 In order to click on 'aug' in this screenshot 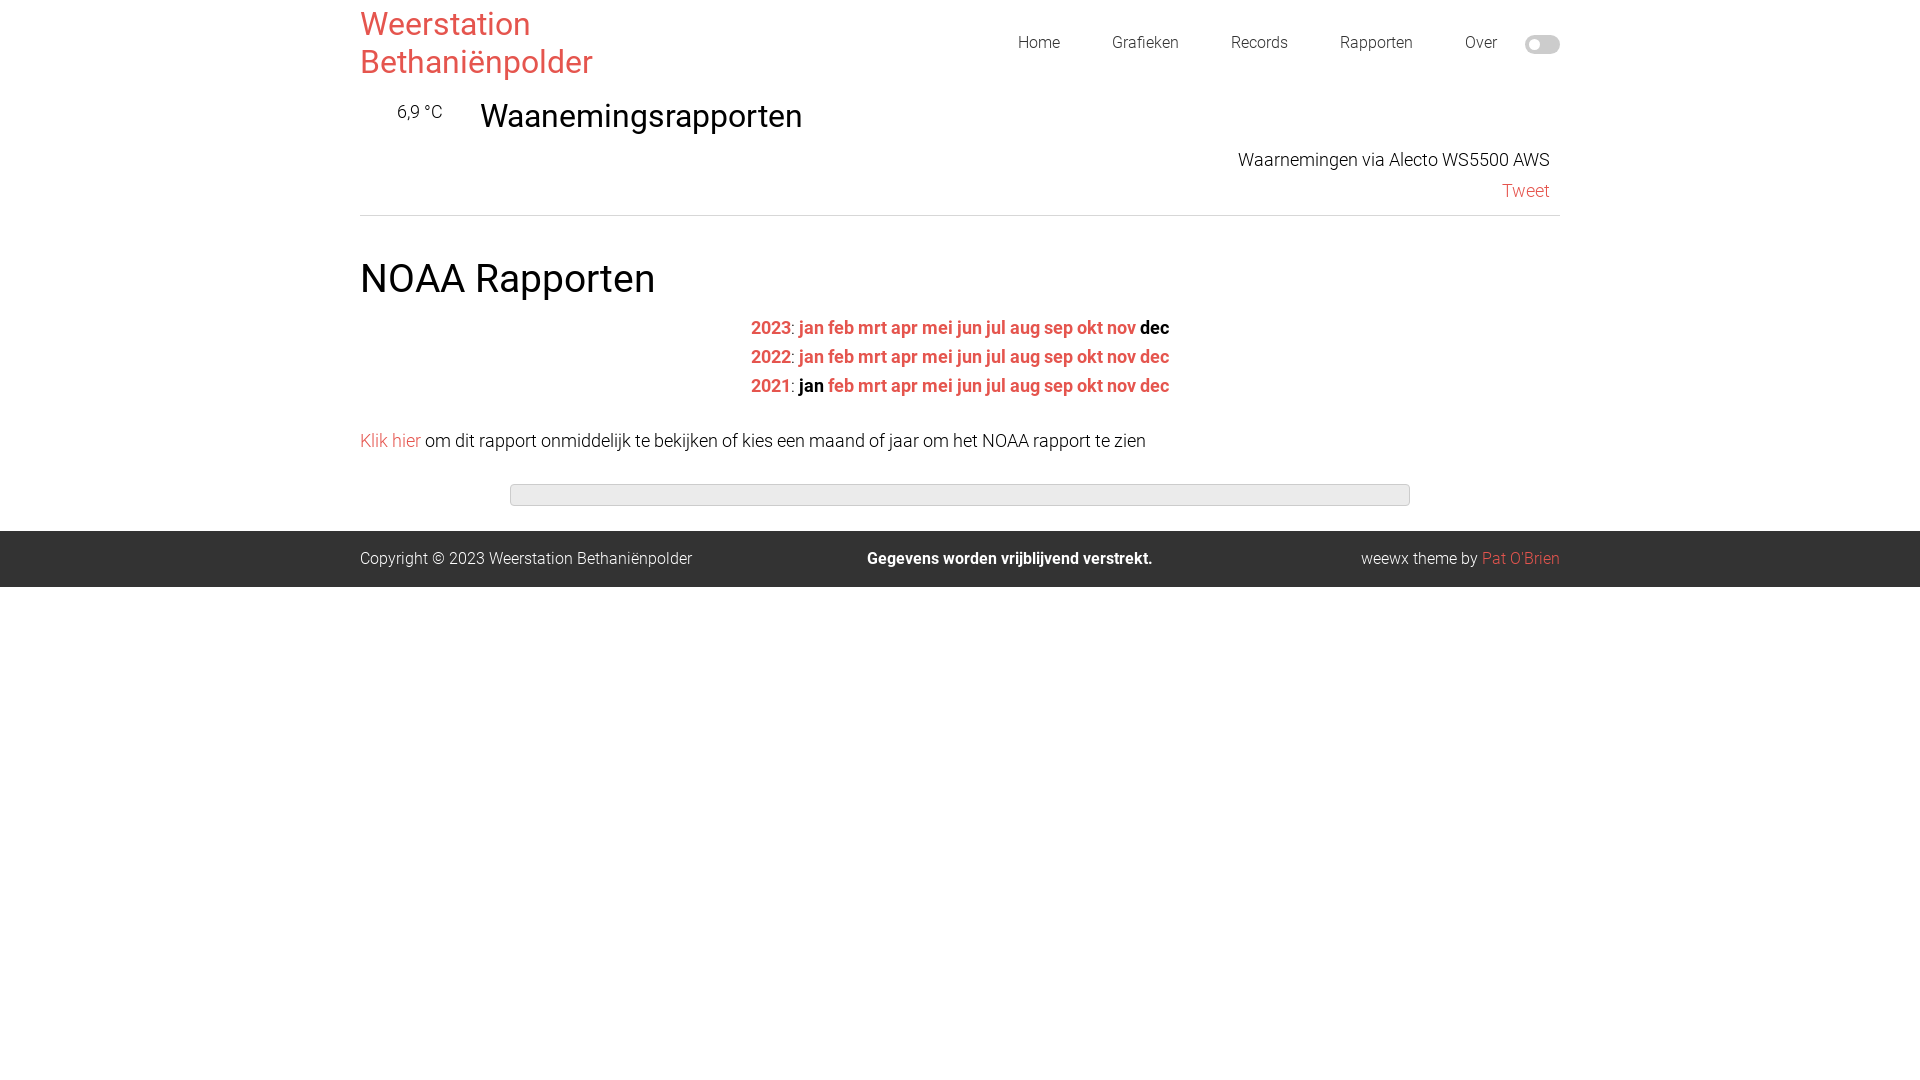, I will do `click(1025, 355)`.